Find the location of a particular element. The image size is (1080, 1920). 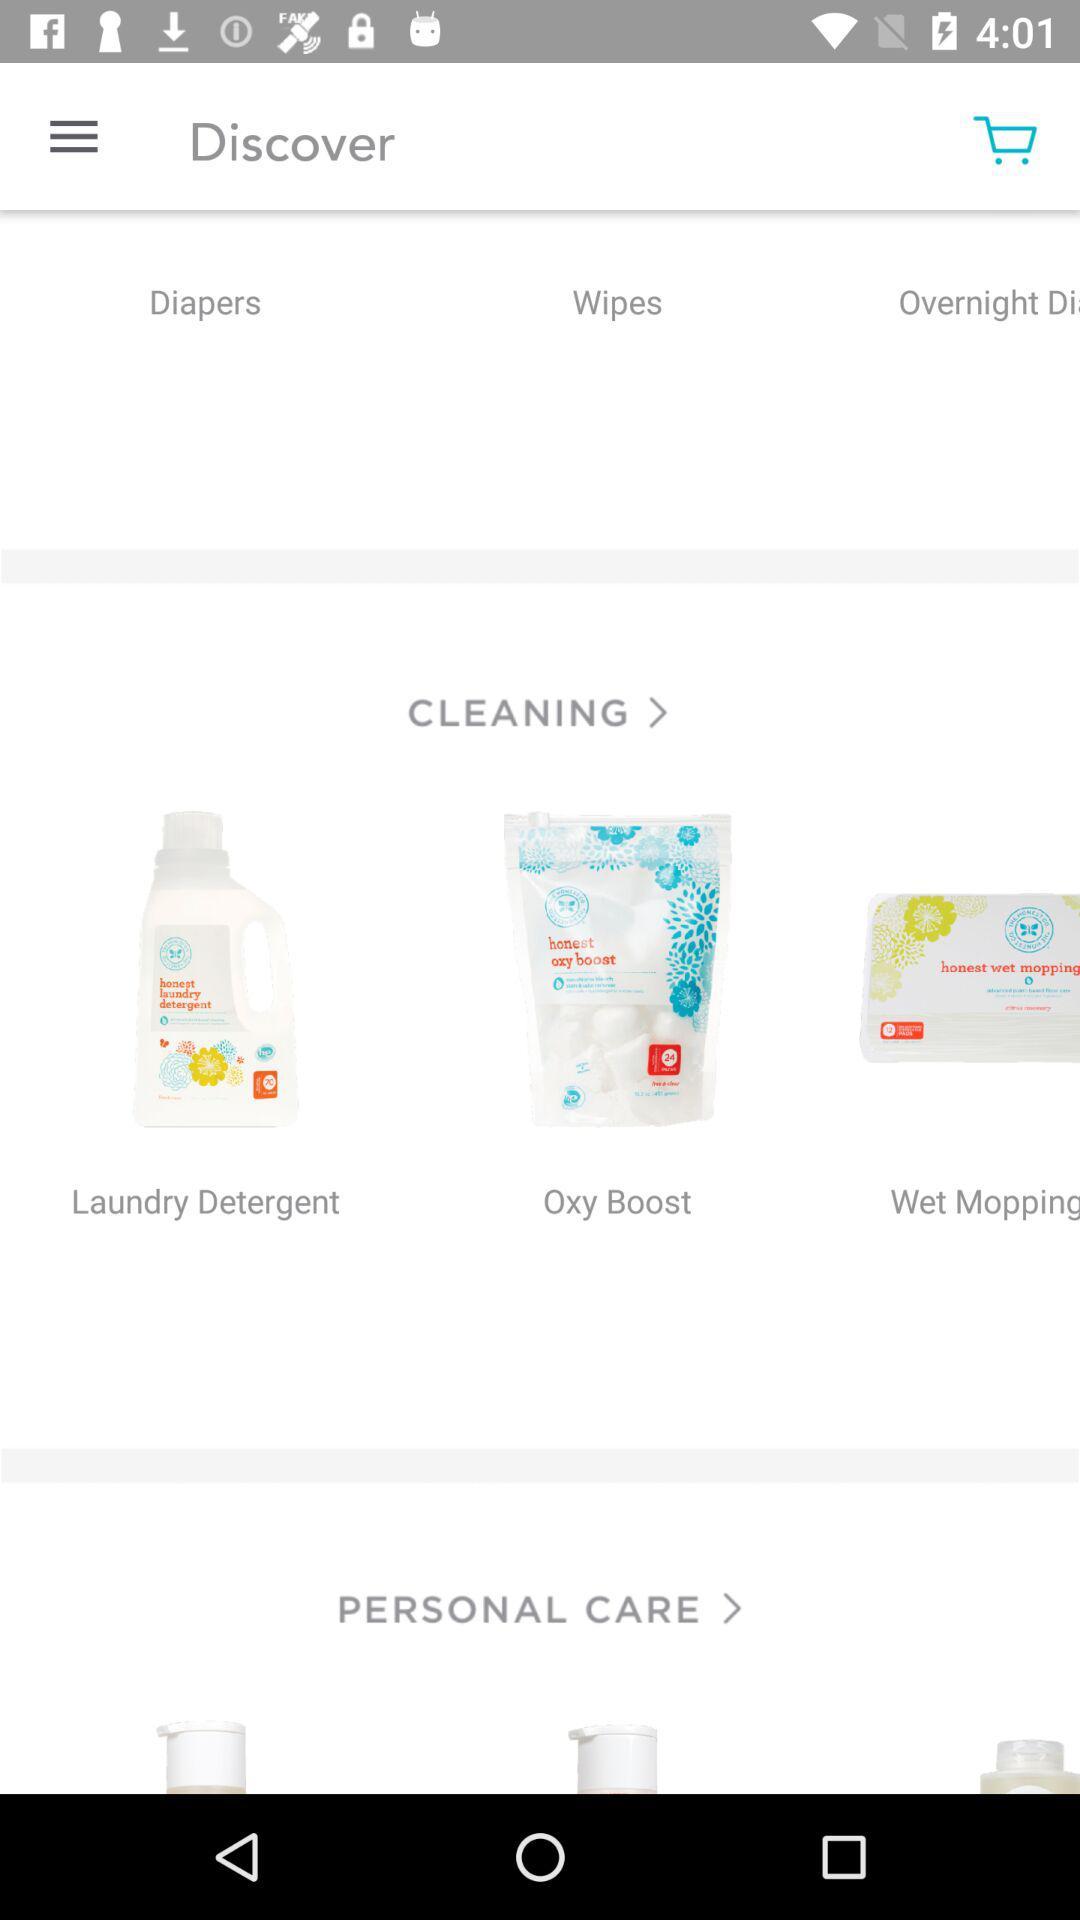

the diapers is located at coordinates (205, 344).